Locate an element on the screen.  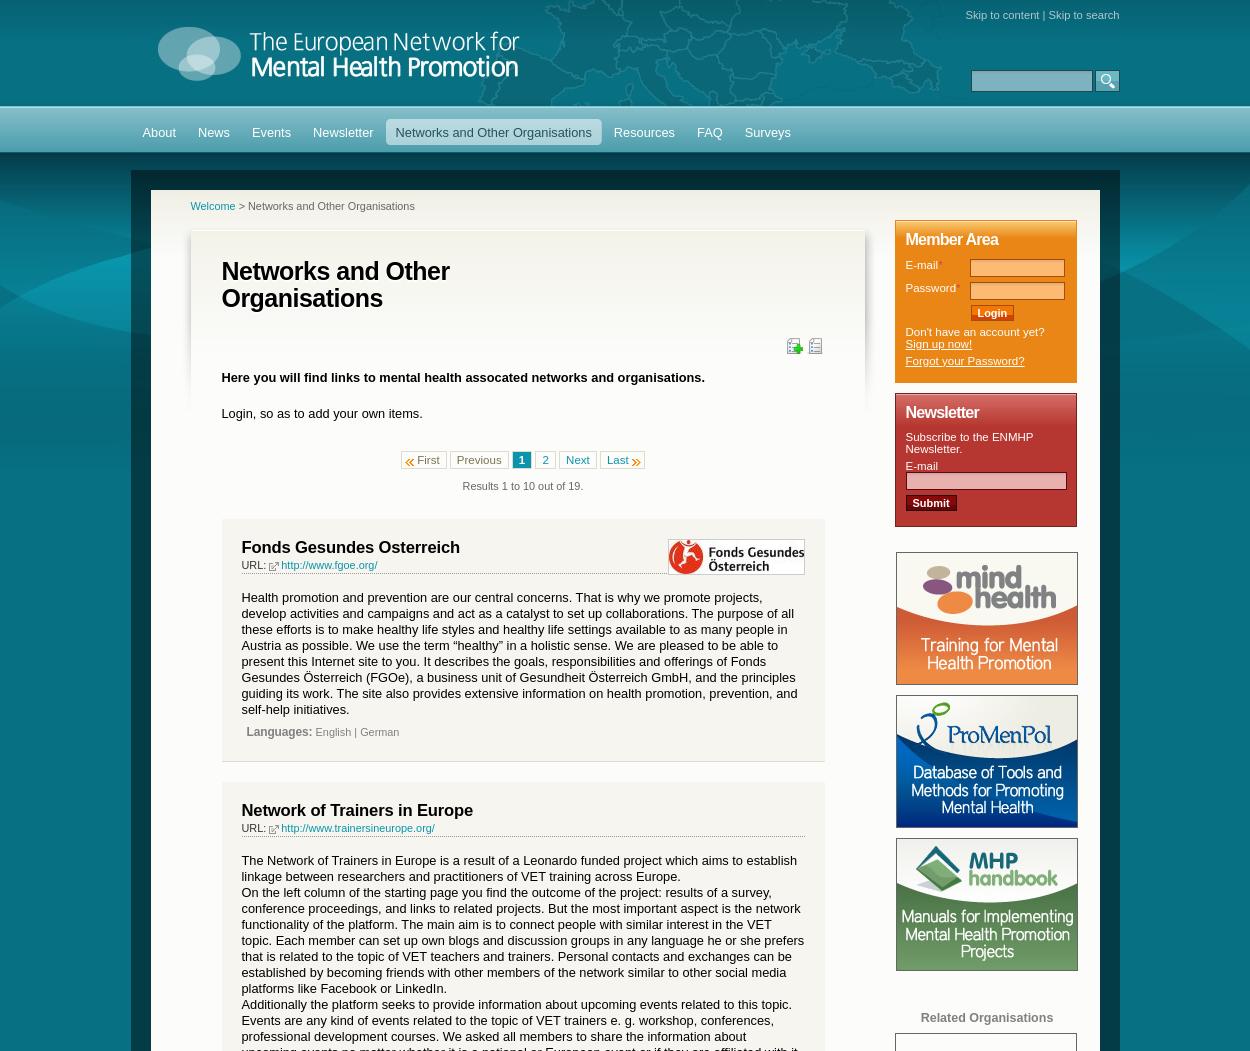
'Previous' is located at coordinates (477, 457).